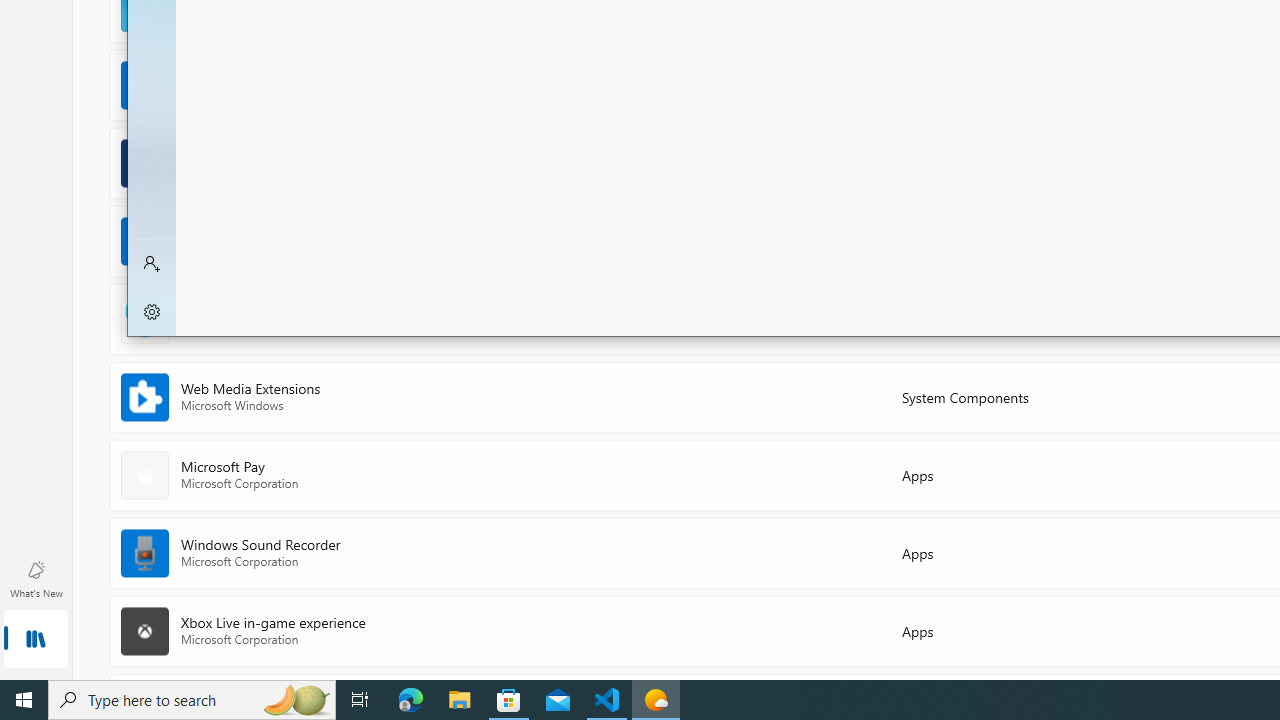 The width and height of the screenshot is (1280, 720). I want to click on 'File Explorer', so click(459, 698).